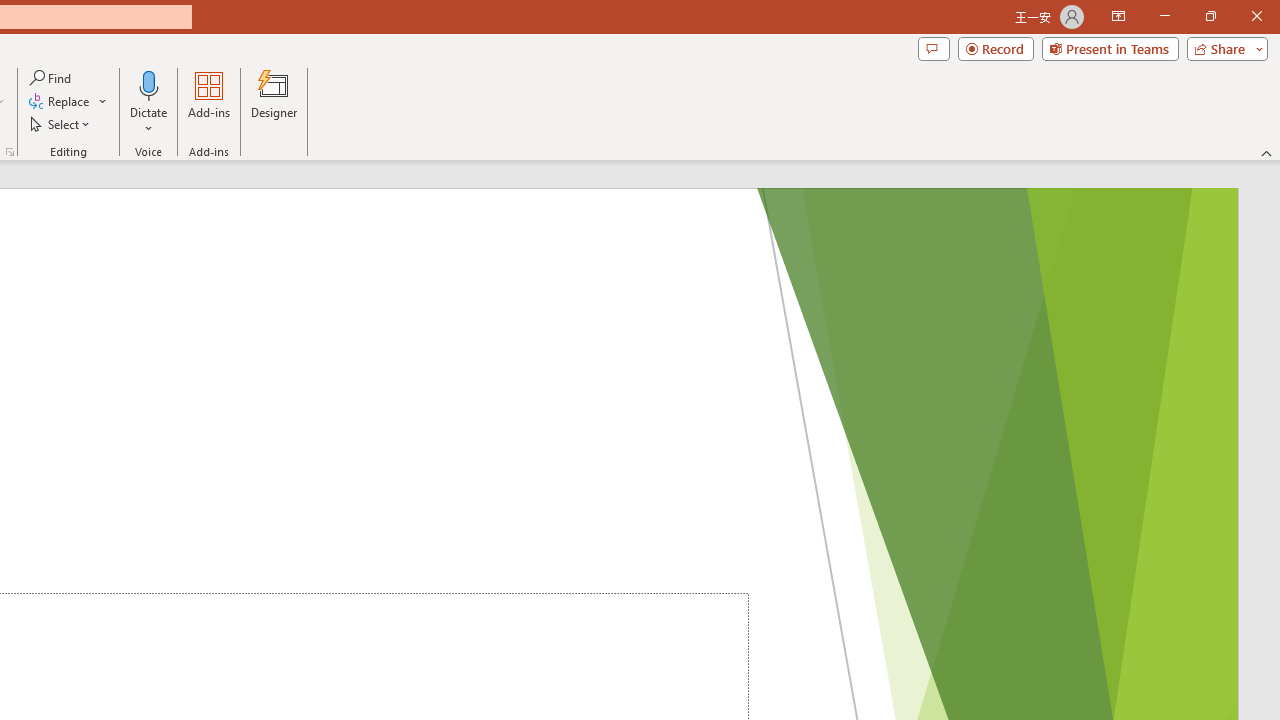 This screenshot has height=720, width=1280. Describe the element at coordinates (1222, 47) in the screenshot. I see `'Share'` at that location.